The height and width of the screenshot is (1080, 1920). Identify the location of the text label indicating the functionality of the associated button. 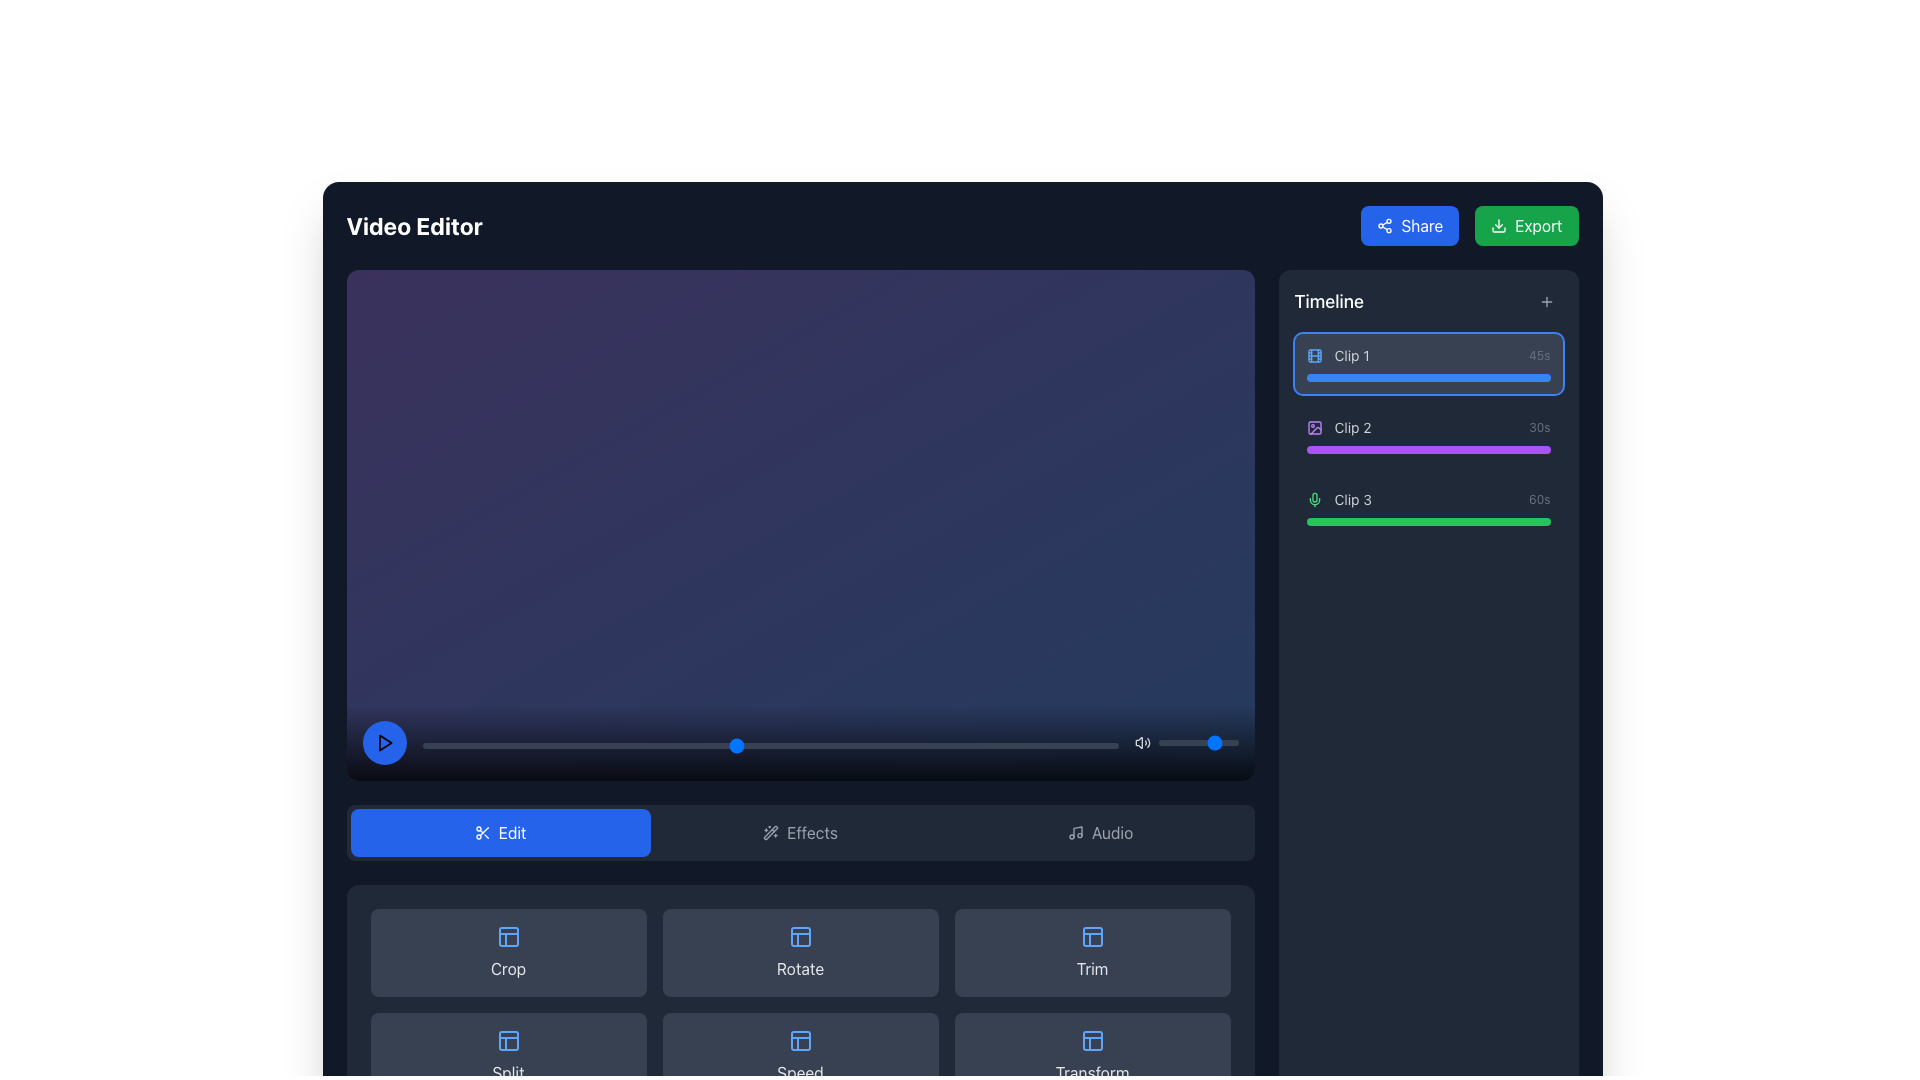
(1111, 832).